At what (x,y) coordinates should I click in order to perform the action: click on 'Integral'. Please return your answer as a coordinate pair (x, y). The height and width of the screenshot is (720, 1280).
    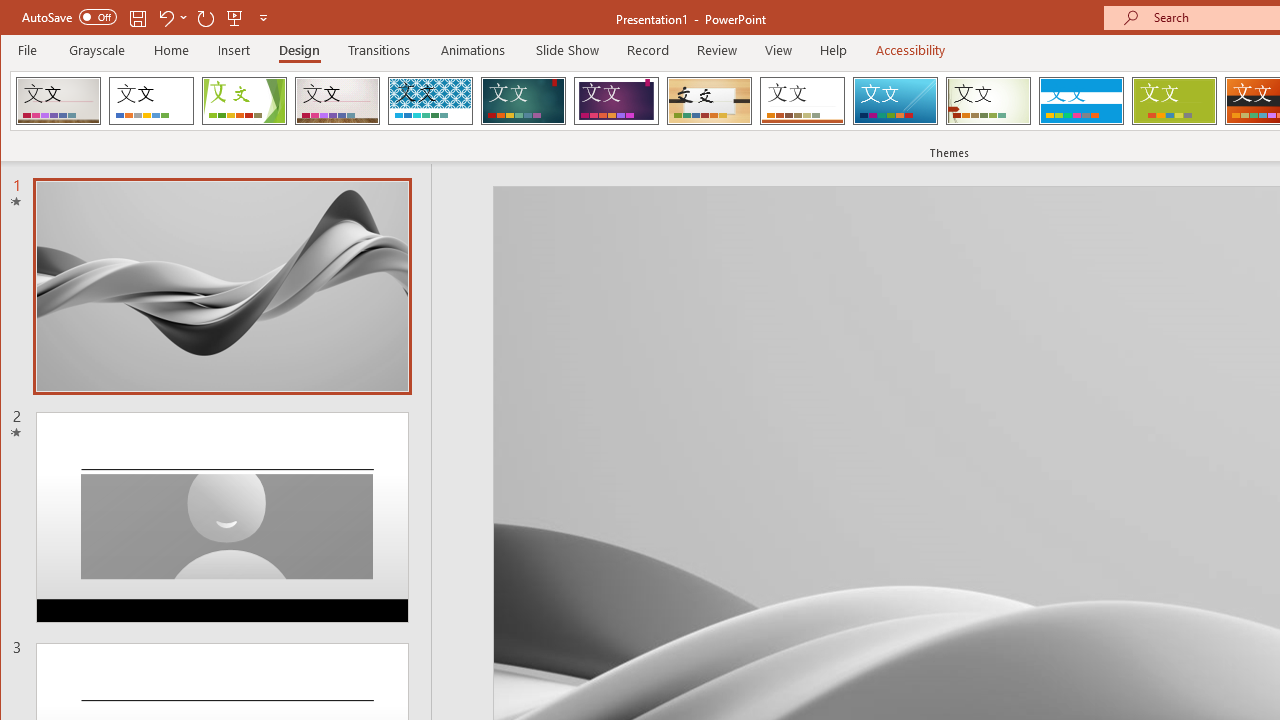
    Looking at the image, I should click on (429, 100).